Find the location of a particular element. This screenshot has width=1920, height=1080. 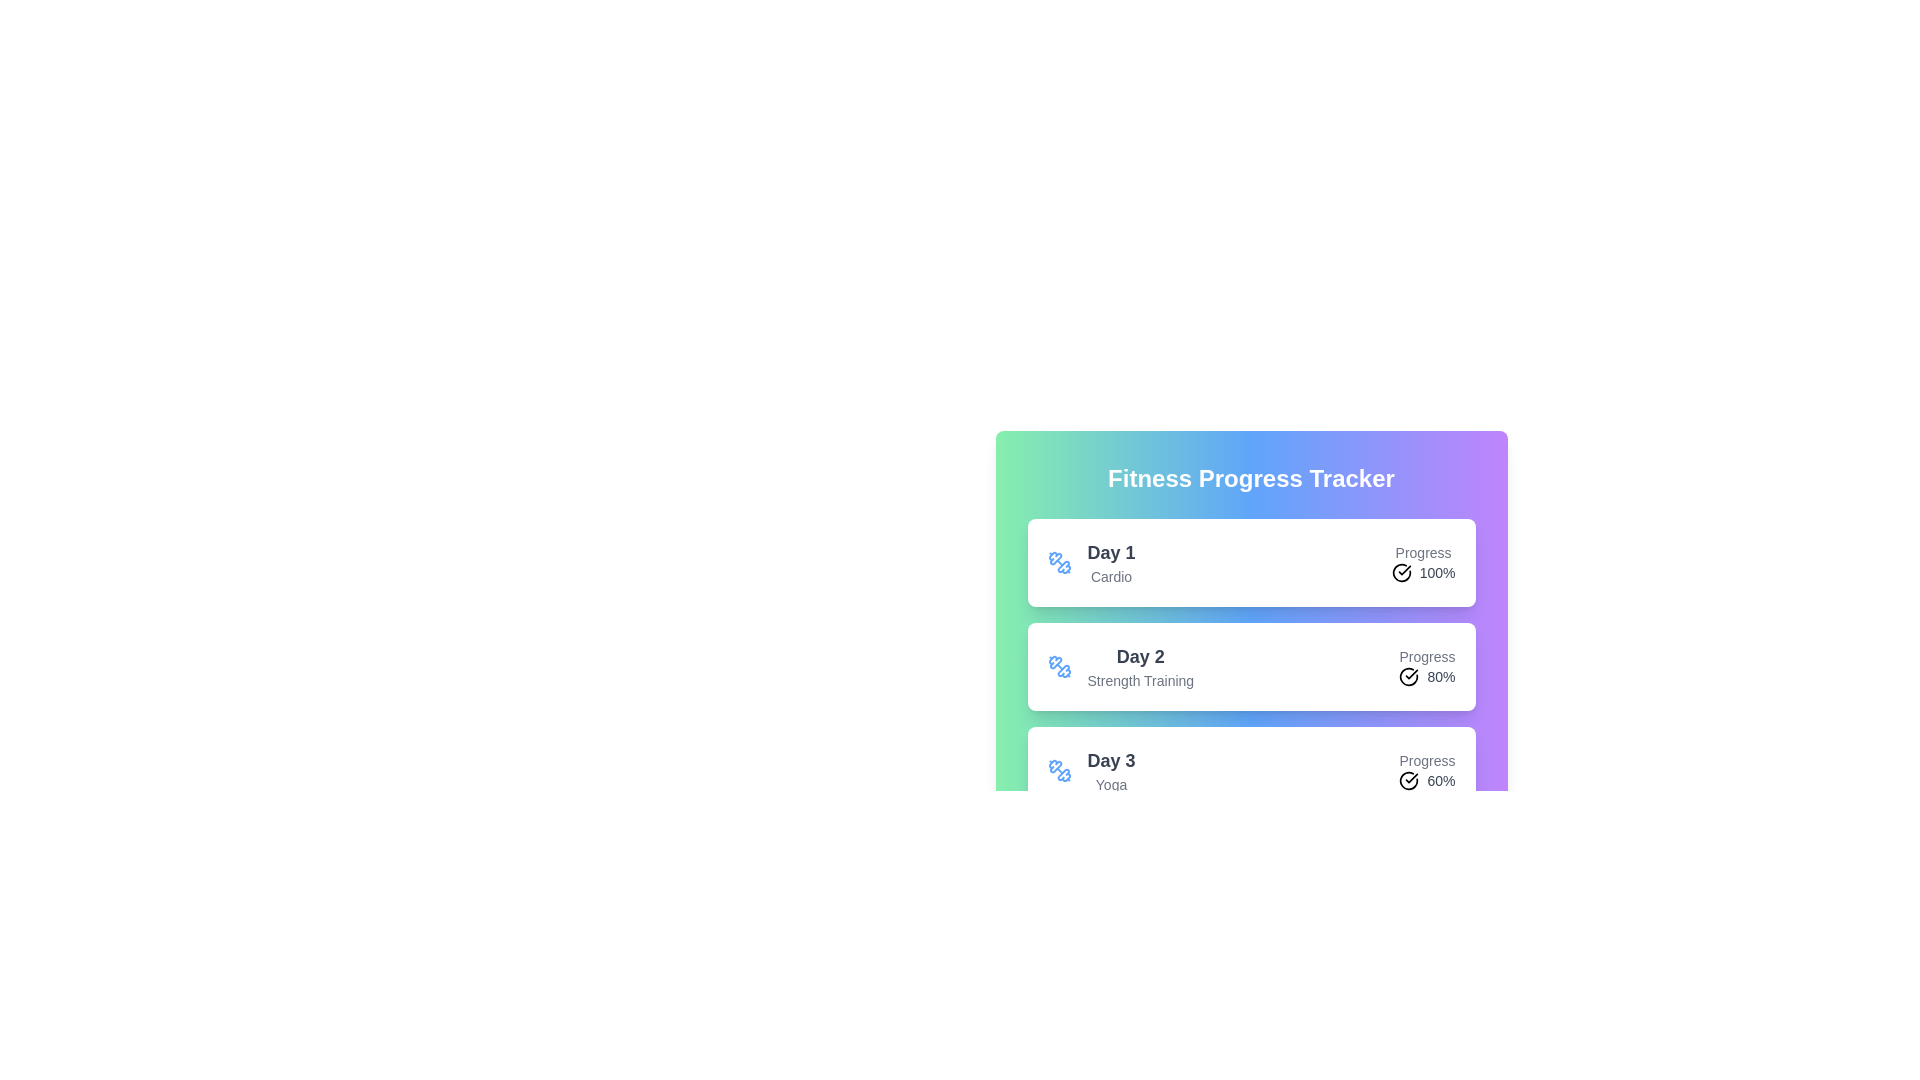

the activity icon for Strength Training is located at coordinates (1058, 667).